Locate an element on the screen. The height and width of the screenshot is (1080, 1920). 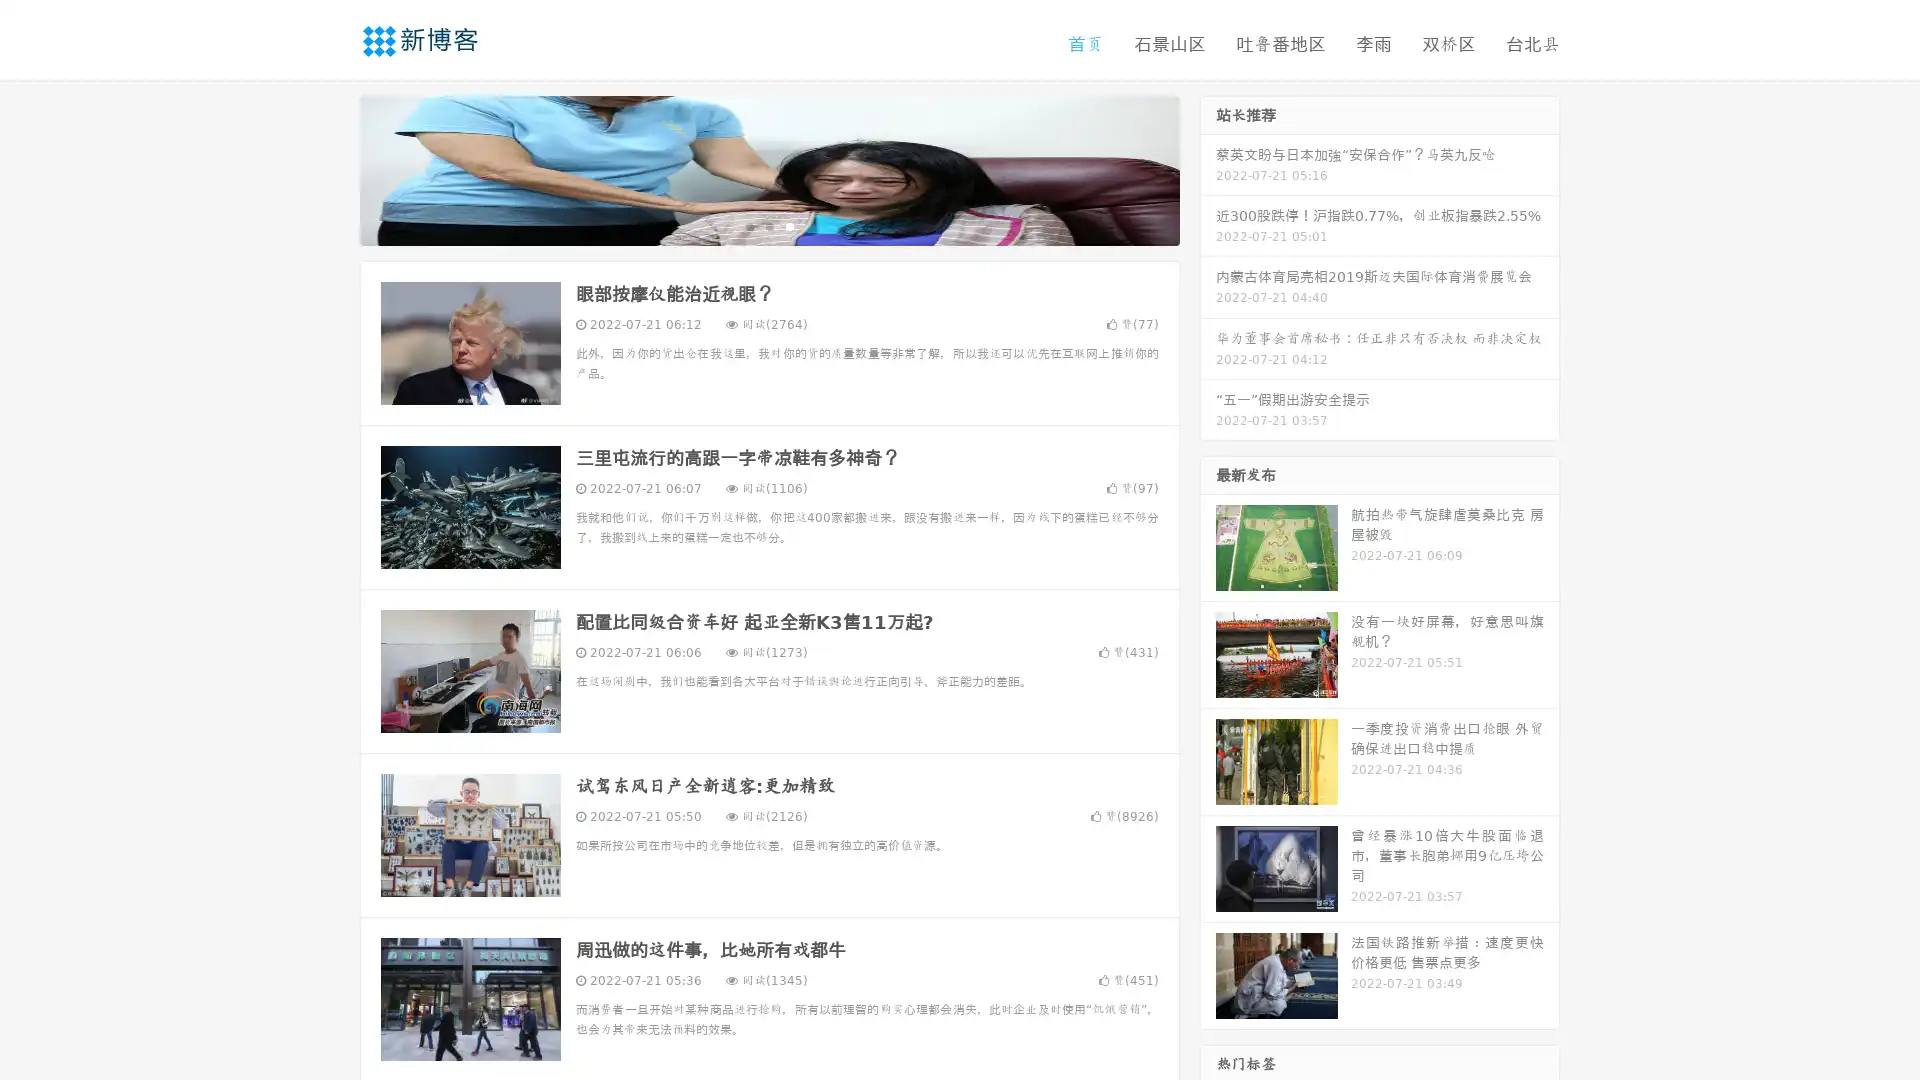
Go to slide 3 is located at coordinates (789, 225).